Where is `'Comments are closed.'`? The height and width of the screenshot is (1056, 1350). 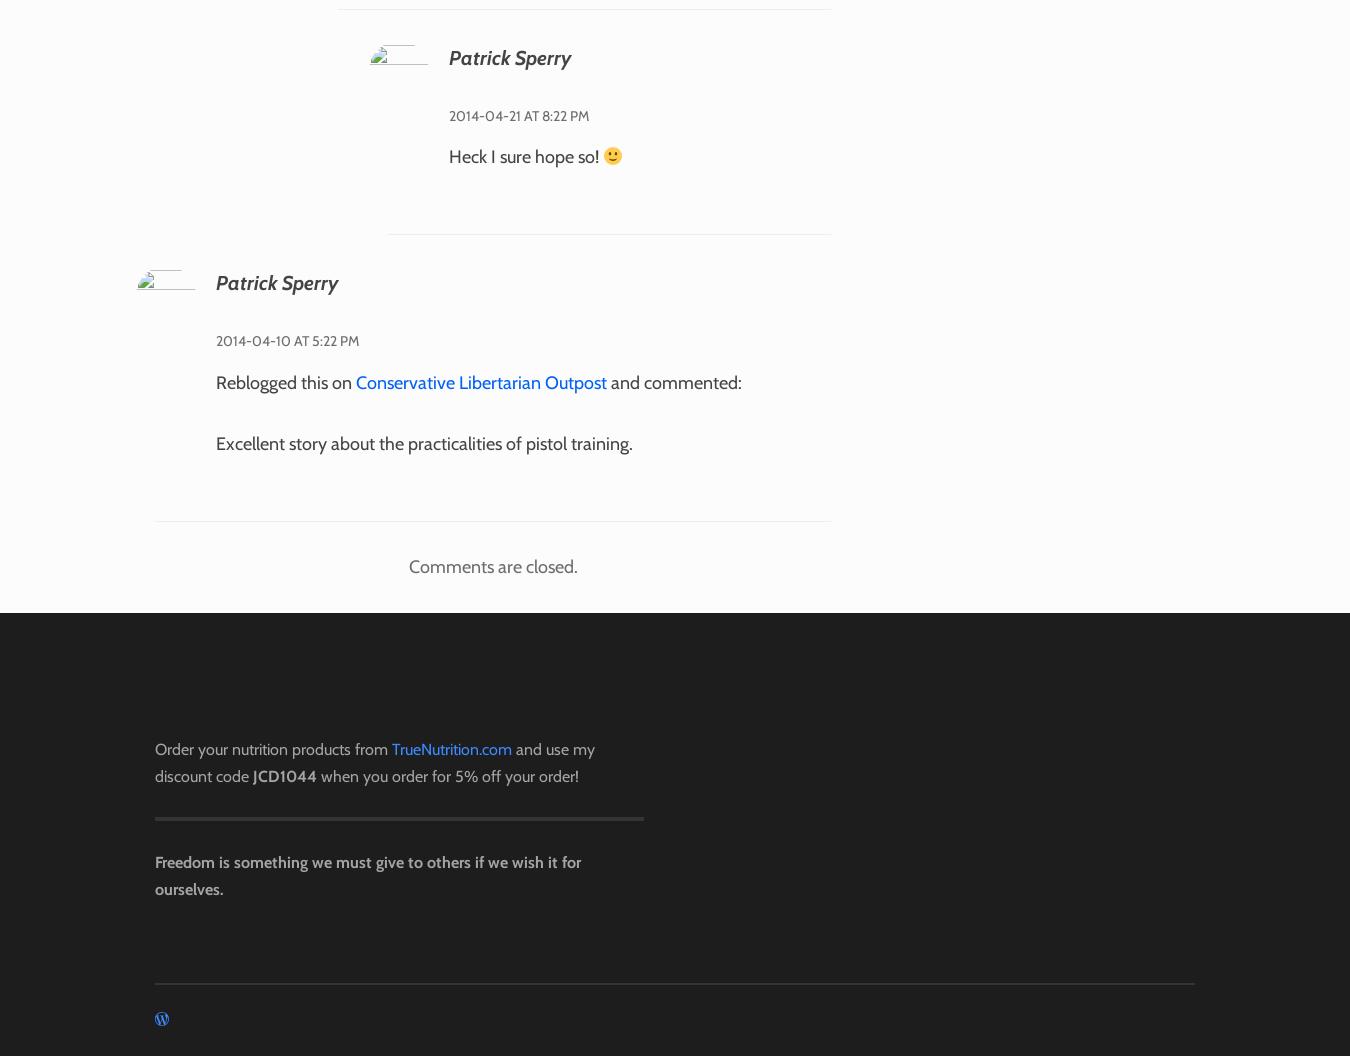 'Comments are closed.' is located at coordinates (491, 566).